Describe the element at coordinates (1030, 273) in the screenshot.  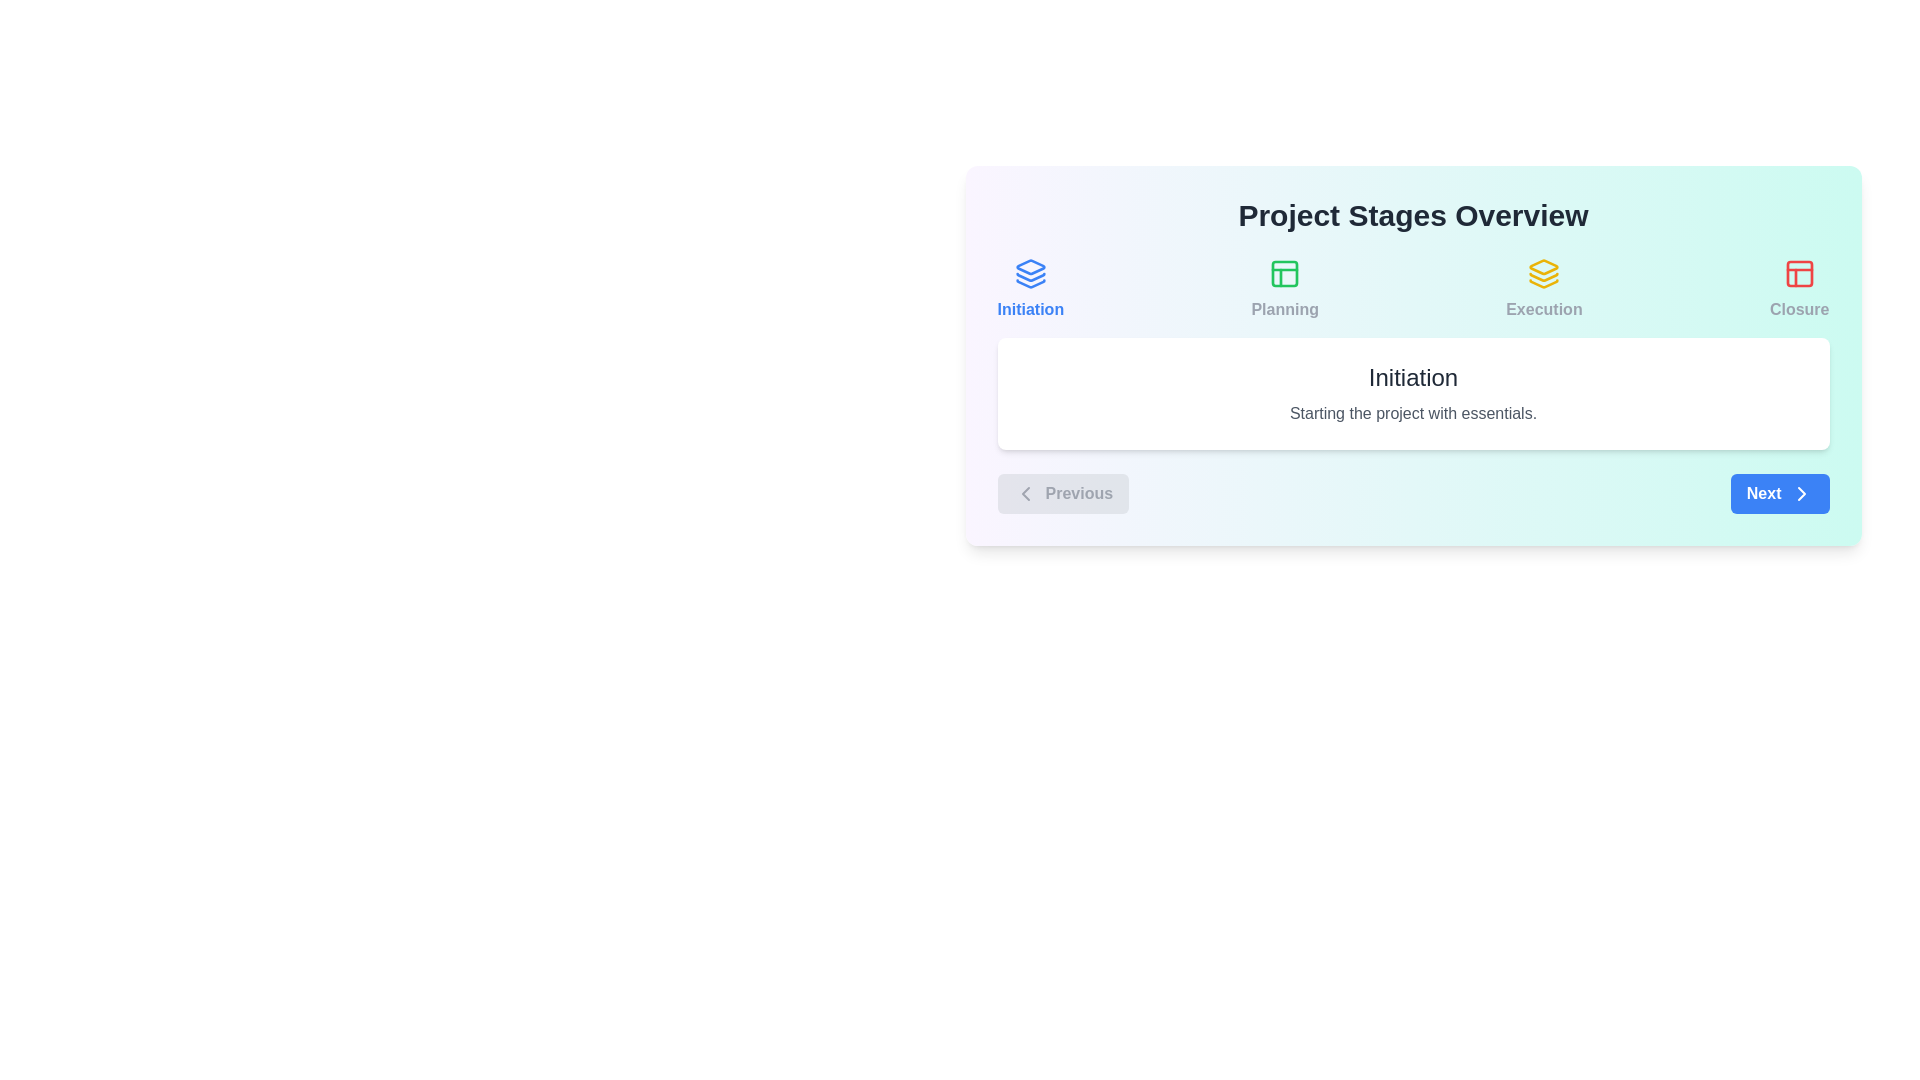
I see `the first icon representing the 'Initiation' stage in the 'Project Stages Overview' section` at that location.